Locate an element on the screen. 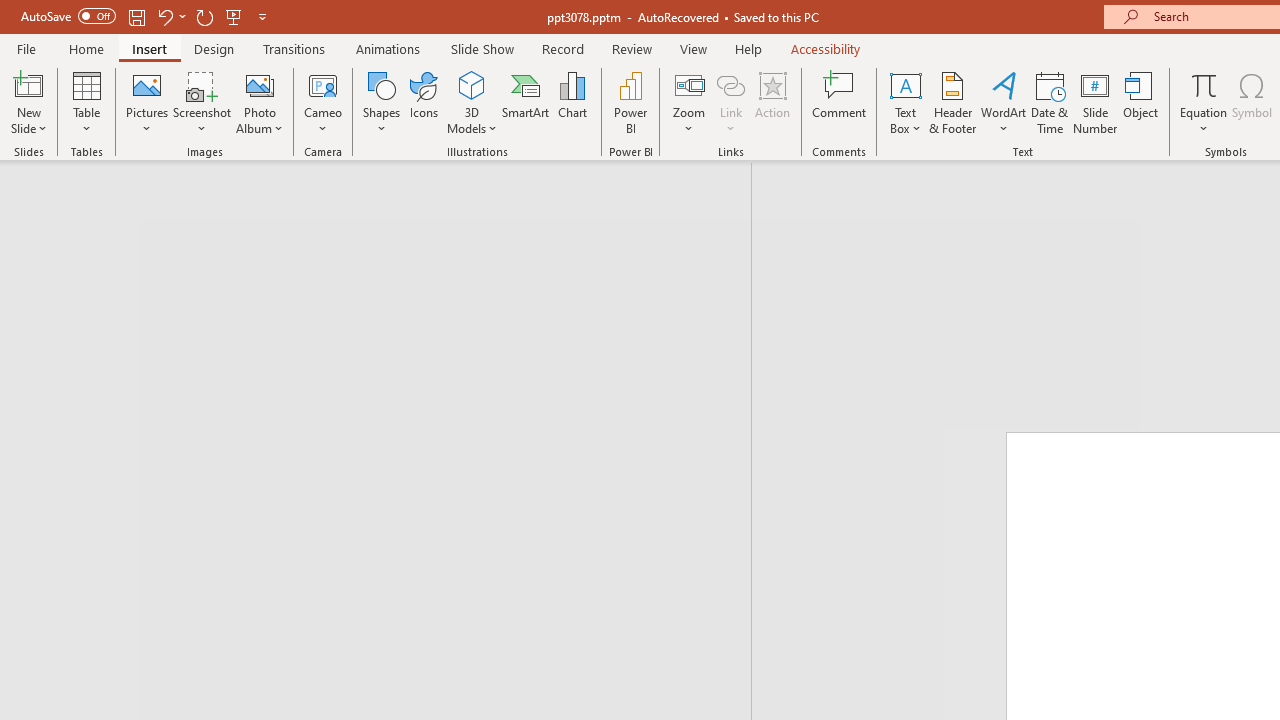 The image size is (1280, 720). 'Slide Number' is located at coordinates (1094, 103).